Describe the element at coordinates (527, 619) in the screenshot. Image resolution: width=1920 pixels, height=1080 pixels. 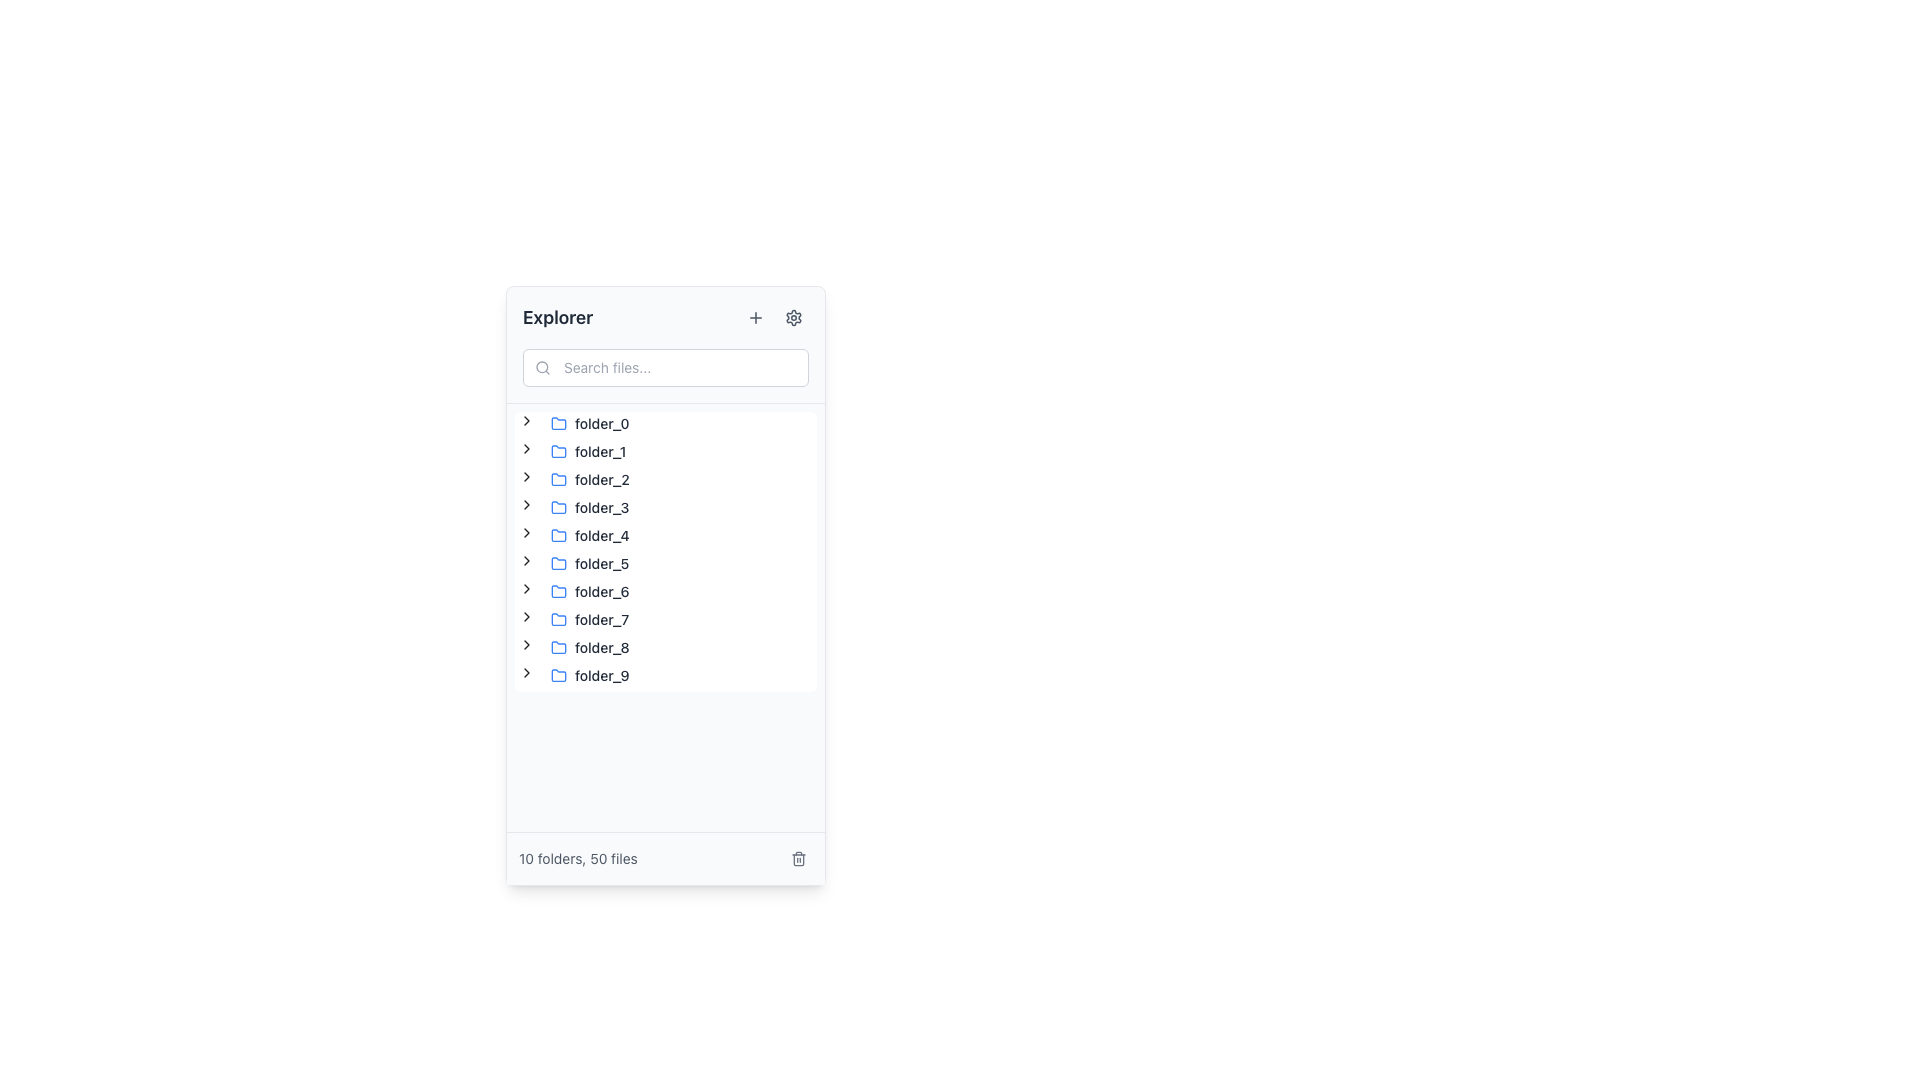
I see `the toggle button` at that location.